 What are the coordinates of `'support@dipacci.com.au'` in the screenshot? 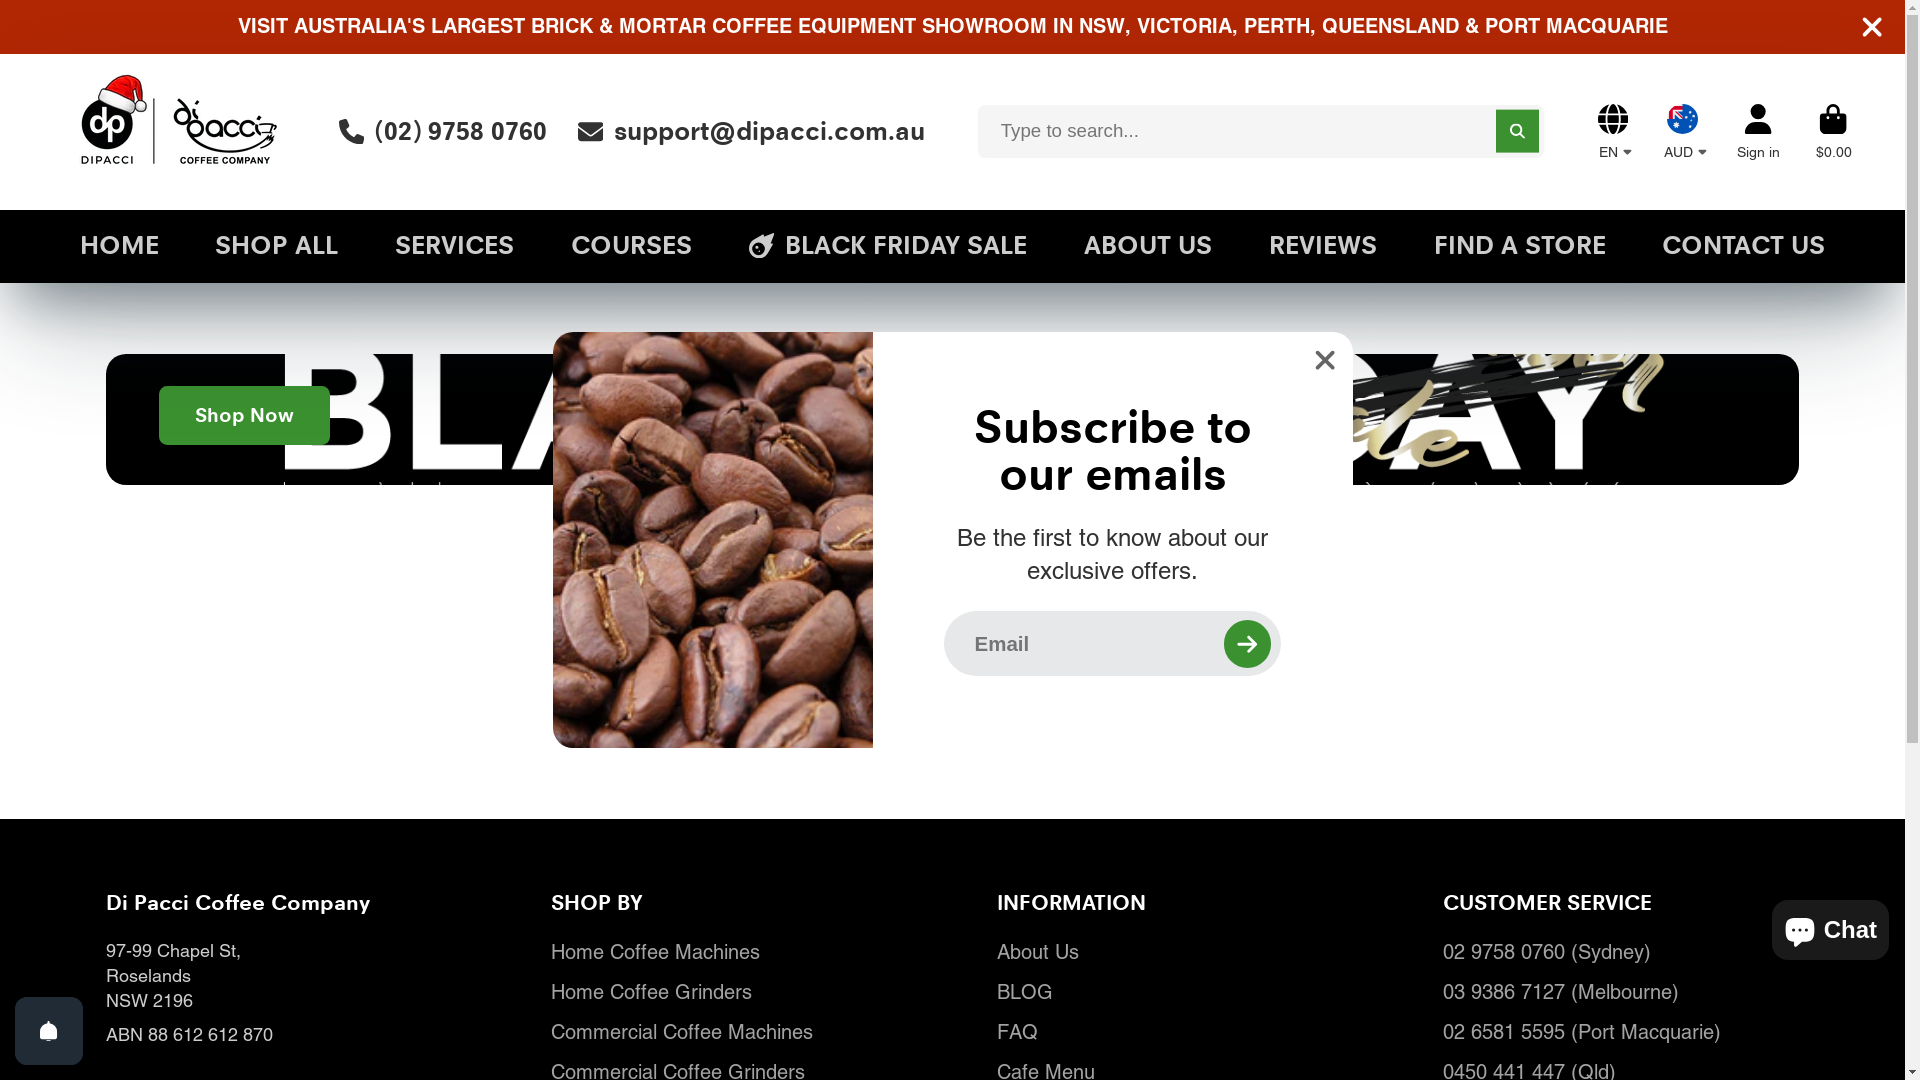 It's located at (750, 131).